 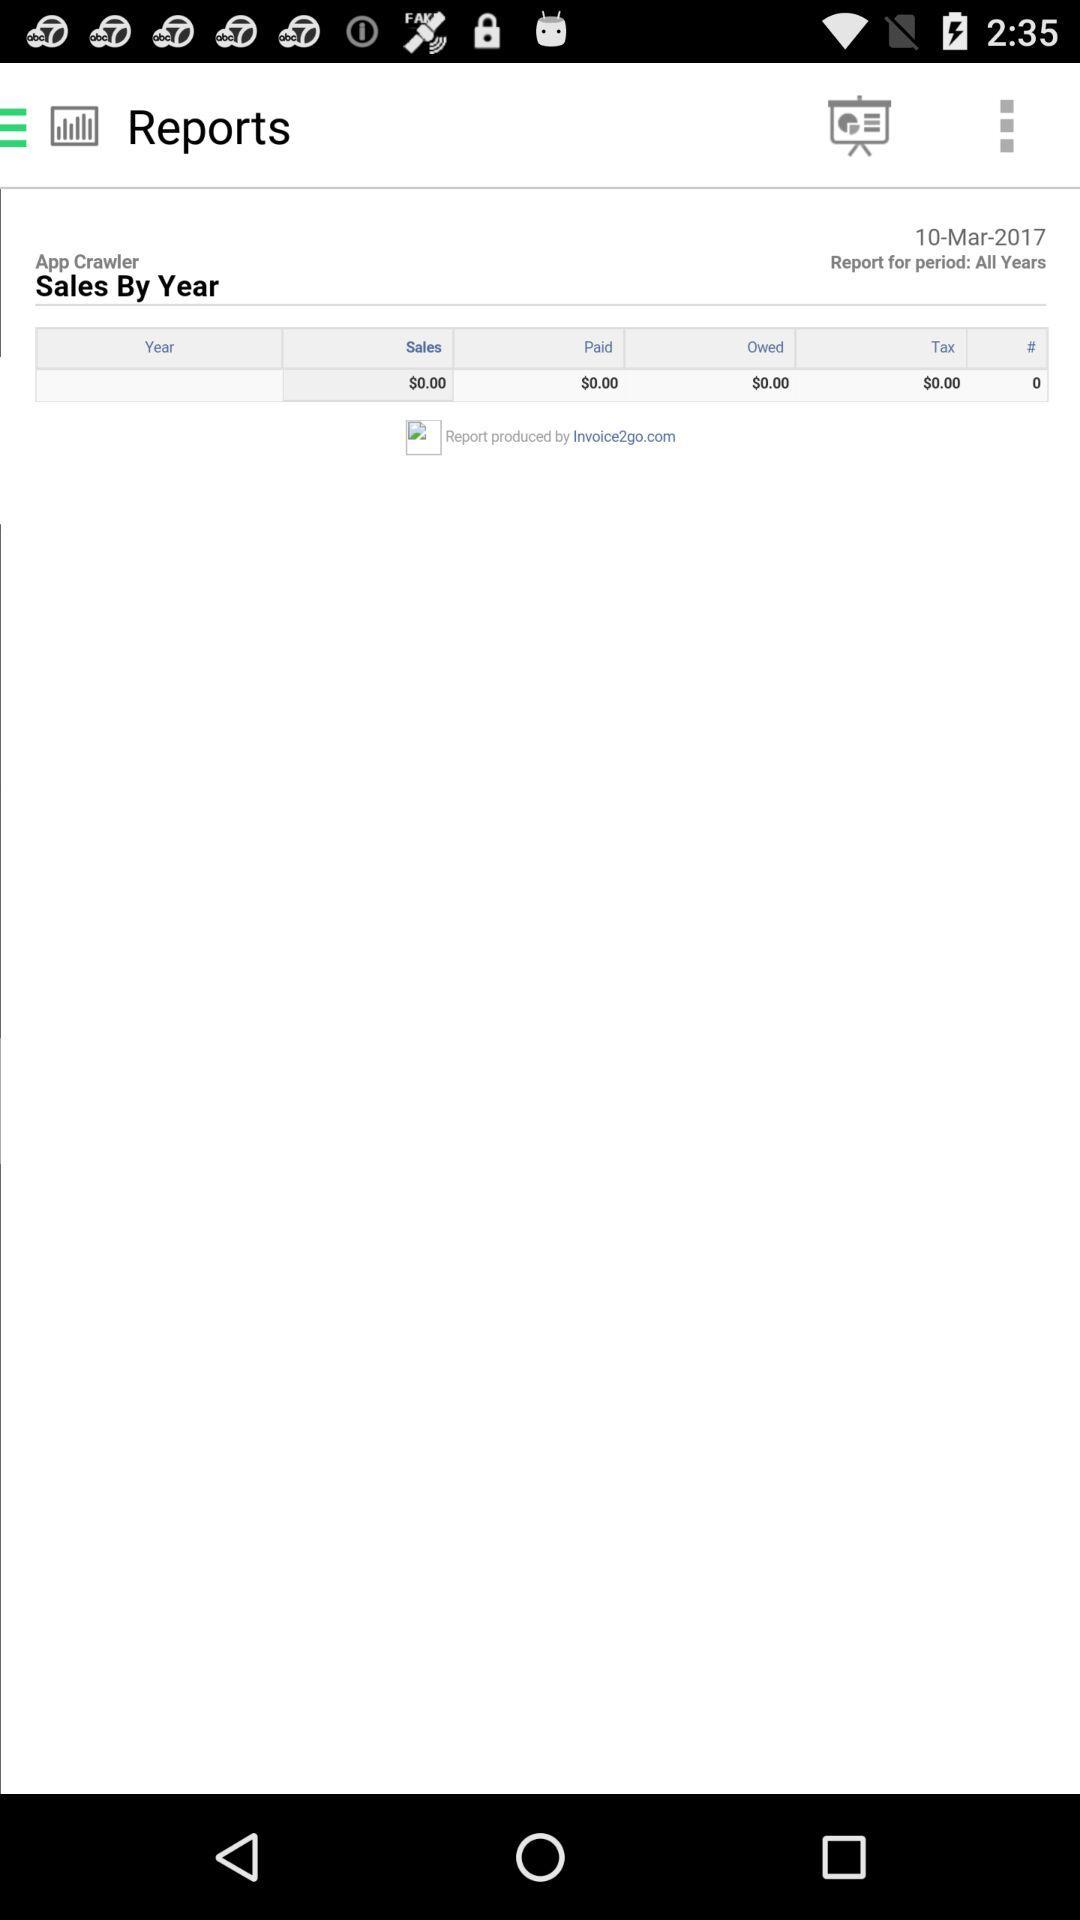 I want to click on description image, so click(x=540, y=991).